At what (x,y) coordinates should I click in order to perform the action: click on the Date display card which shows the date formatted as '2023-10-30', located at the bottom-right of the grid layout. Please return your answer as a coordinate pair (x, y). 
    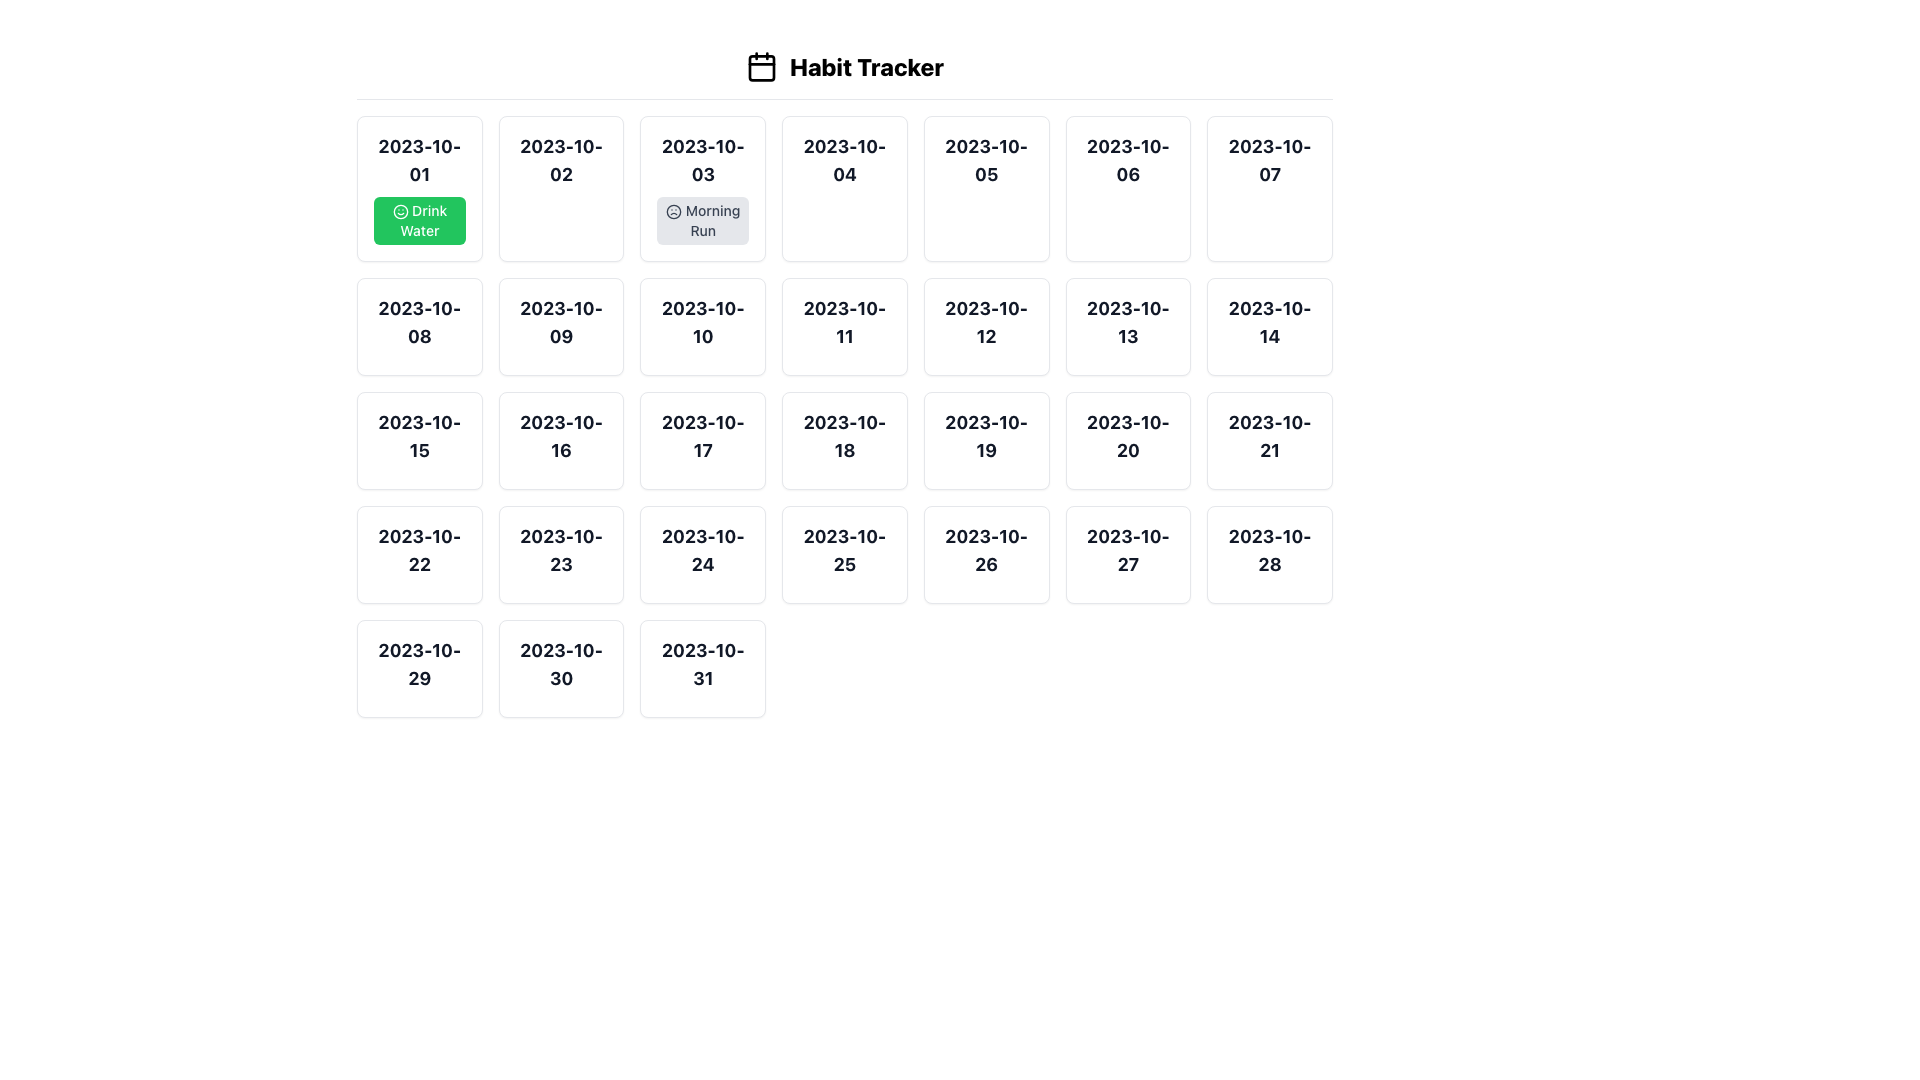
    Looking at the image, I should click on (560, 668).